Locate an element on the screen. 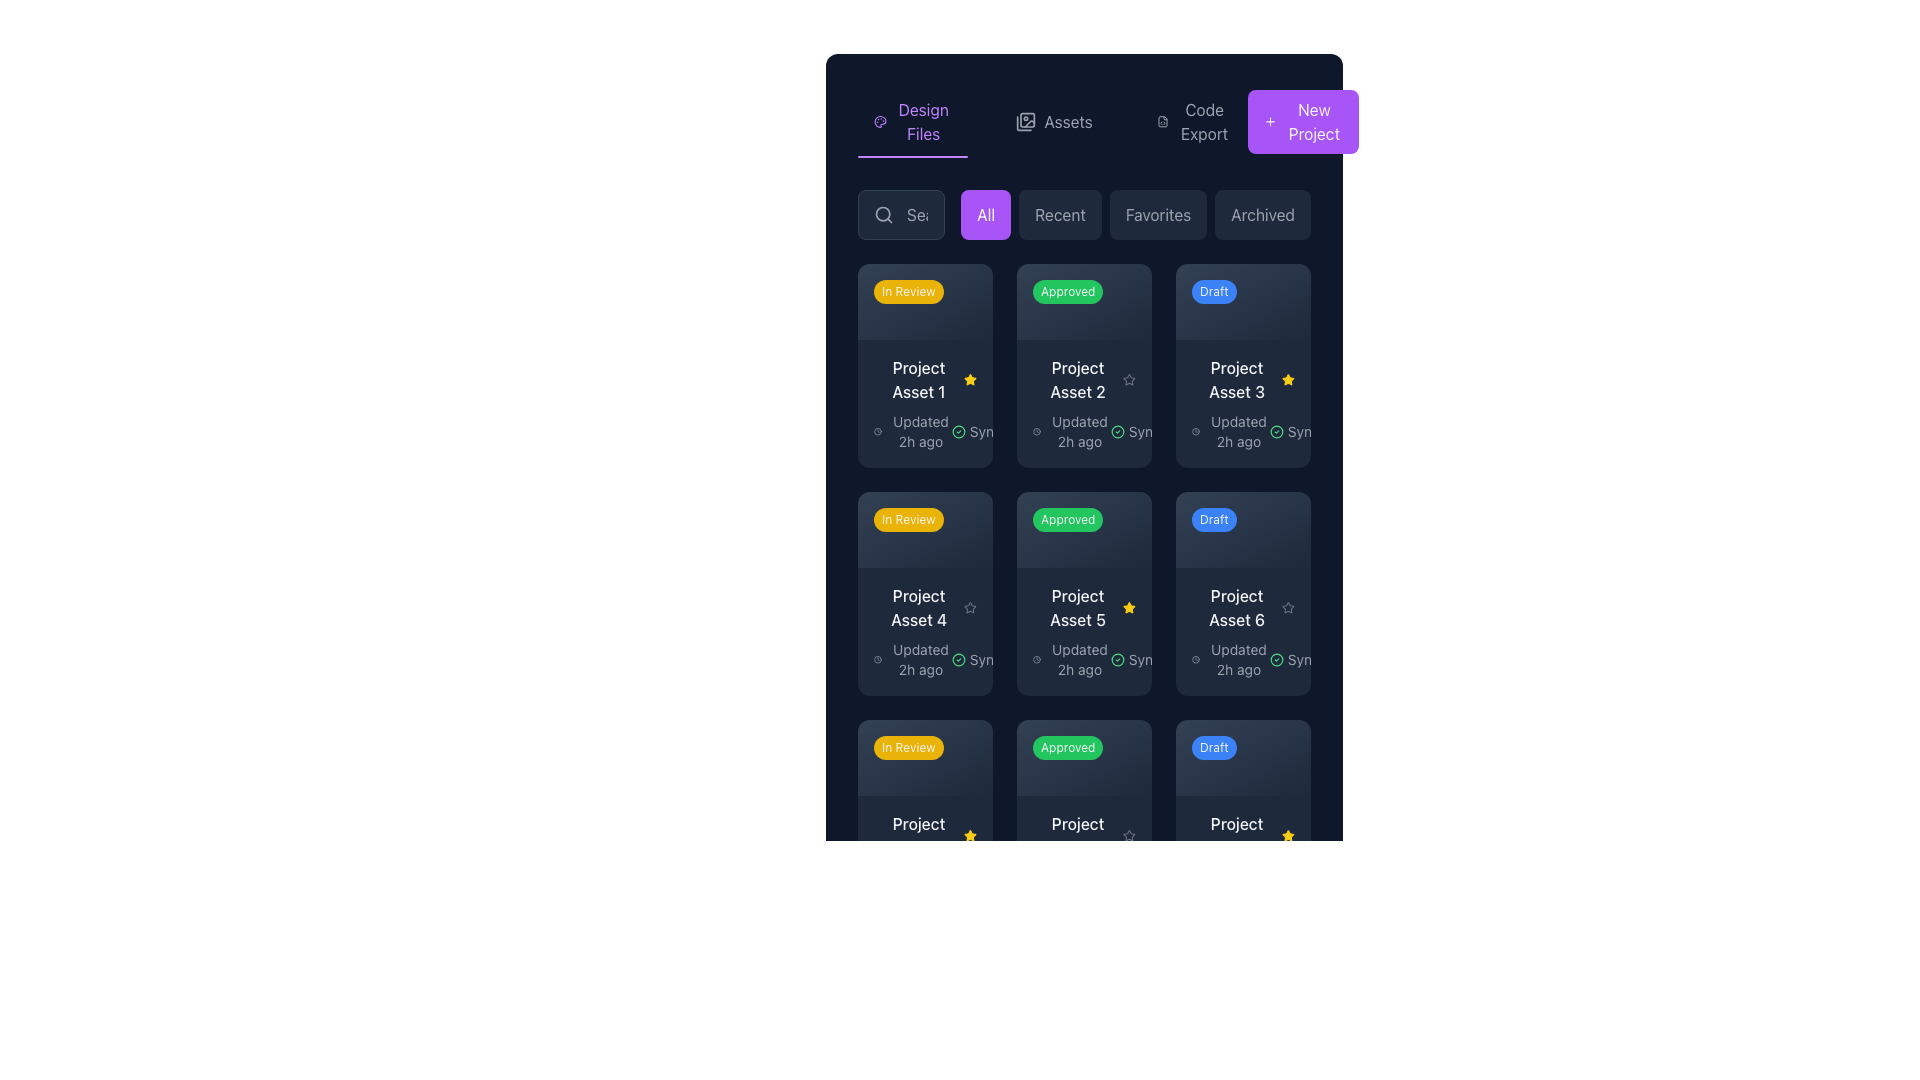 The height and width of the screenshot is (1080, 1920). the text label displaying 'Project Asset 4' with a star icon on a dark blue background, located in the second row, first column of the grid layout is located at coordinates (924, 606).